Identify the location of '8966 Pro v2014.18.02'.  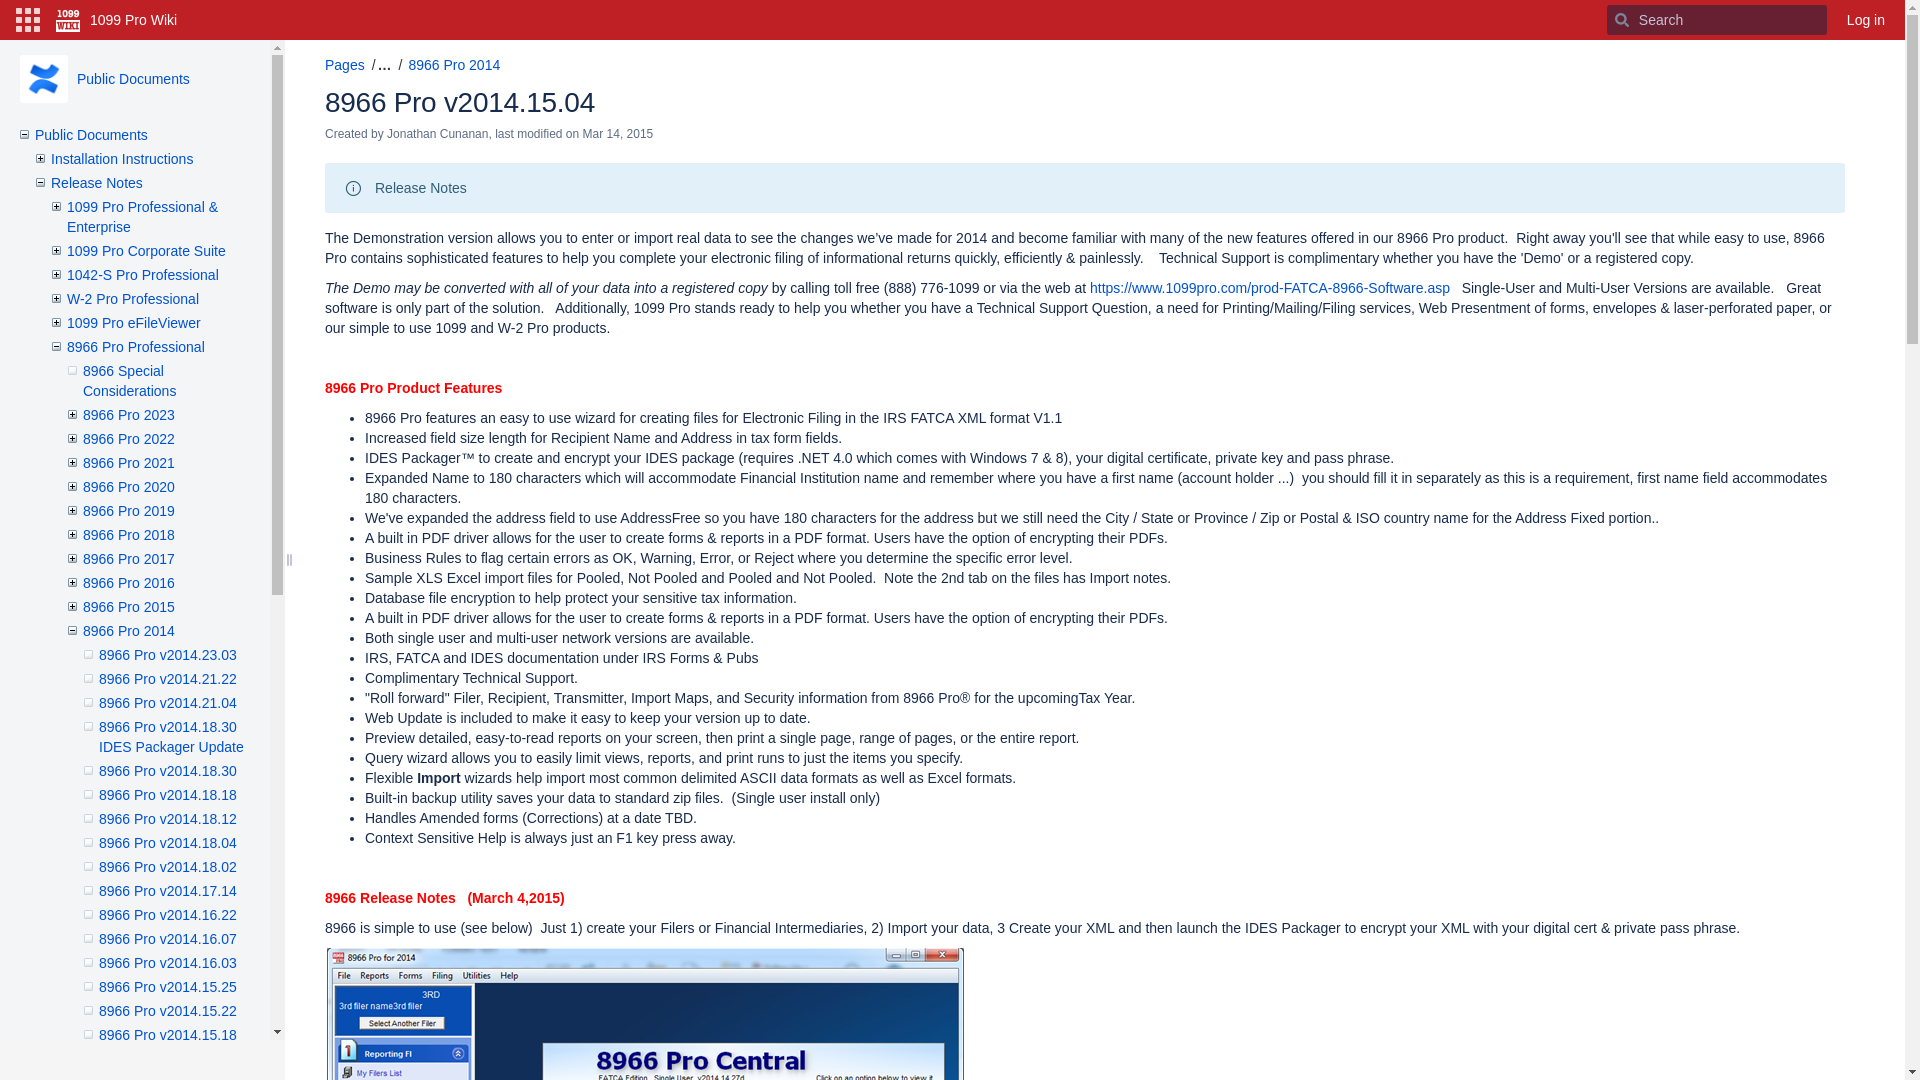
(168, 866).